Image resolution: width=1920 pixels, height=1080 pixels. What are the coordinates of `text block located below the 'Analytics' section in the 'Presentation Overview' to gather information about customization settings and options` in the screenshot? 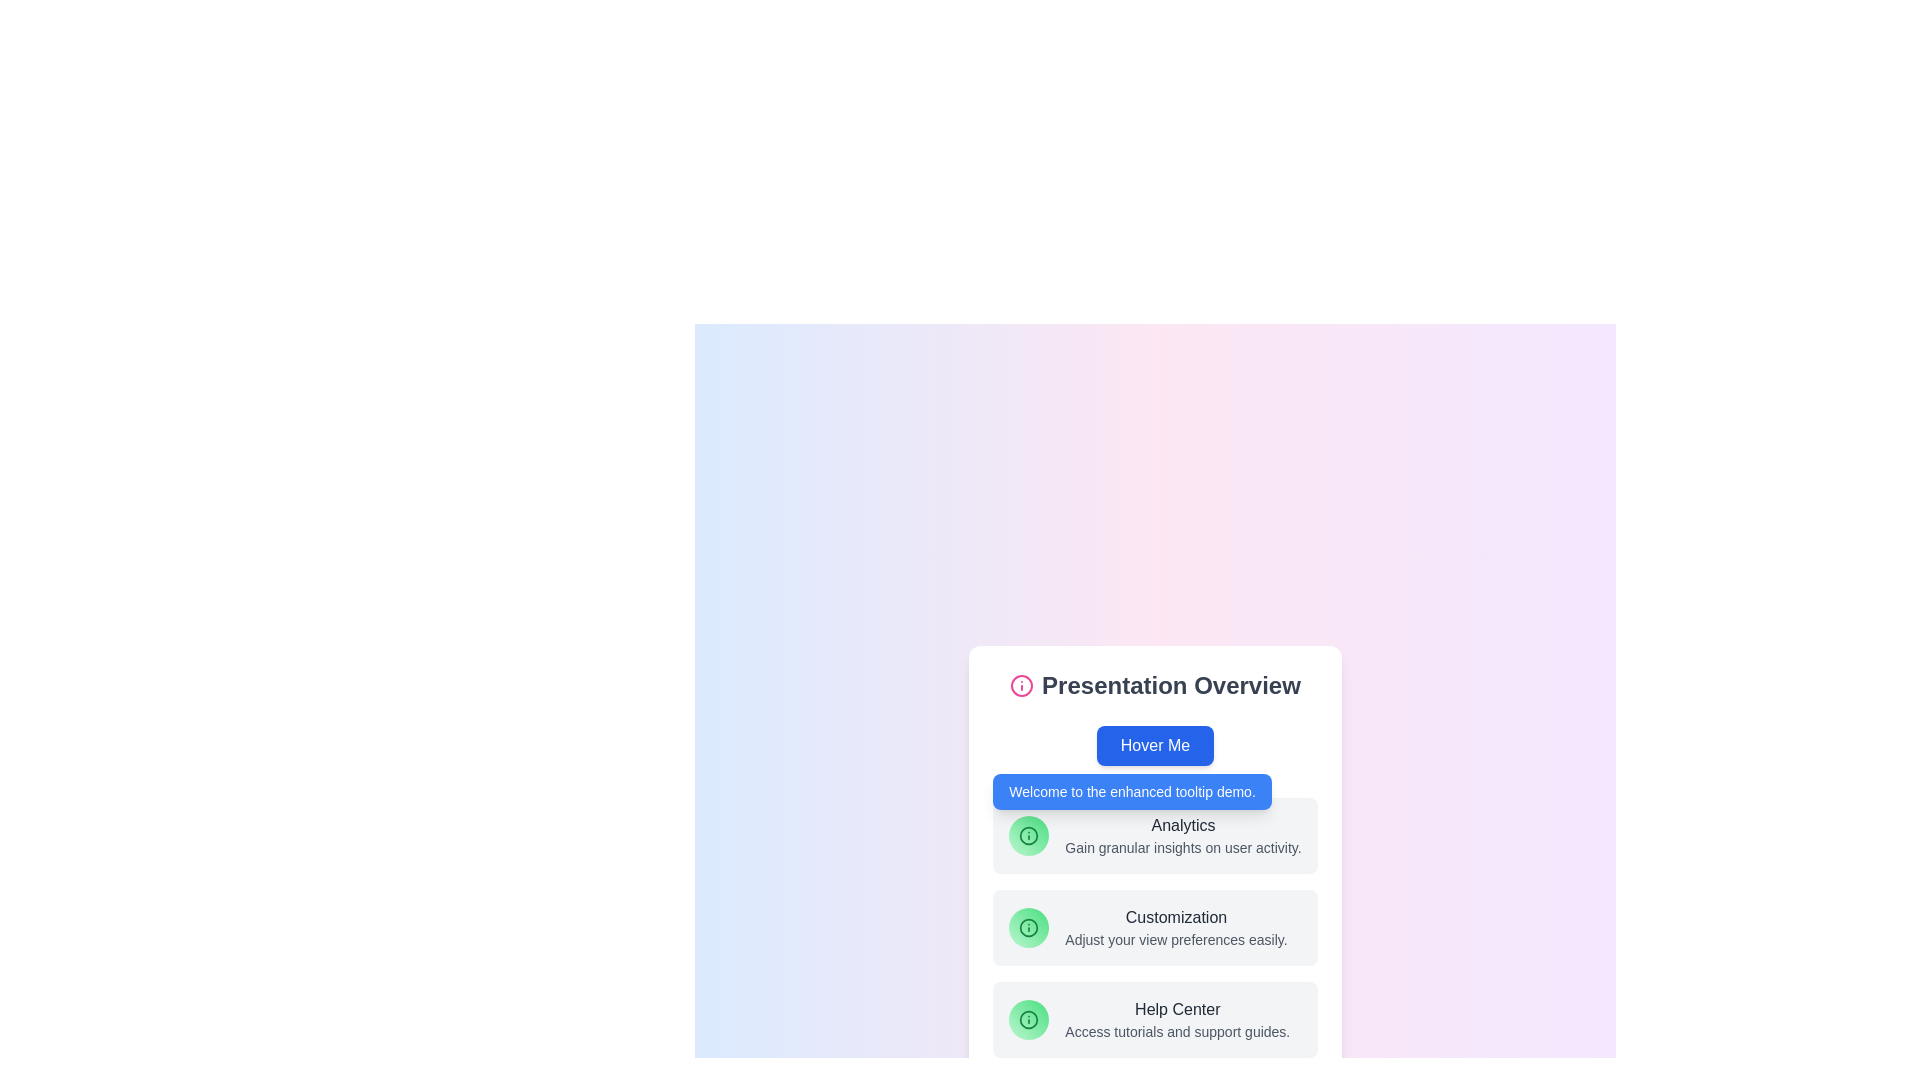 It's located at (1176, 928).